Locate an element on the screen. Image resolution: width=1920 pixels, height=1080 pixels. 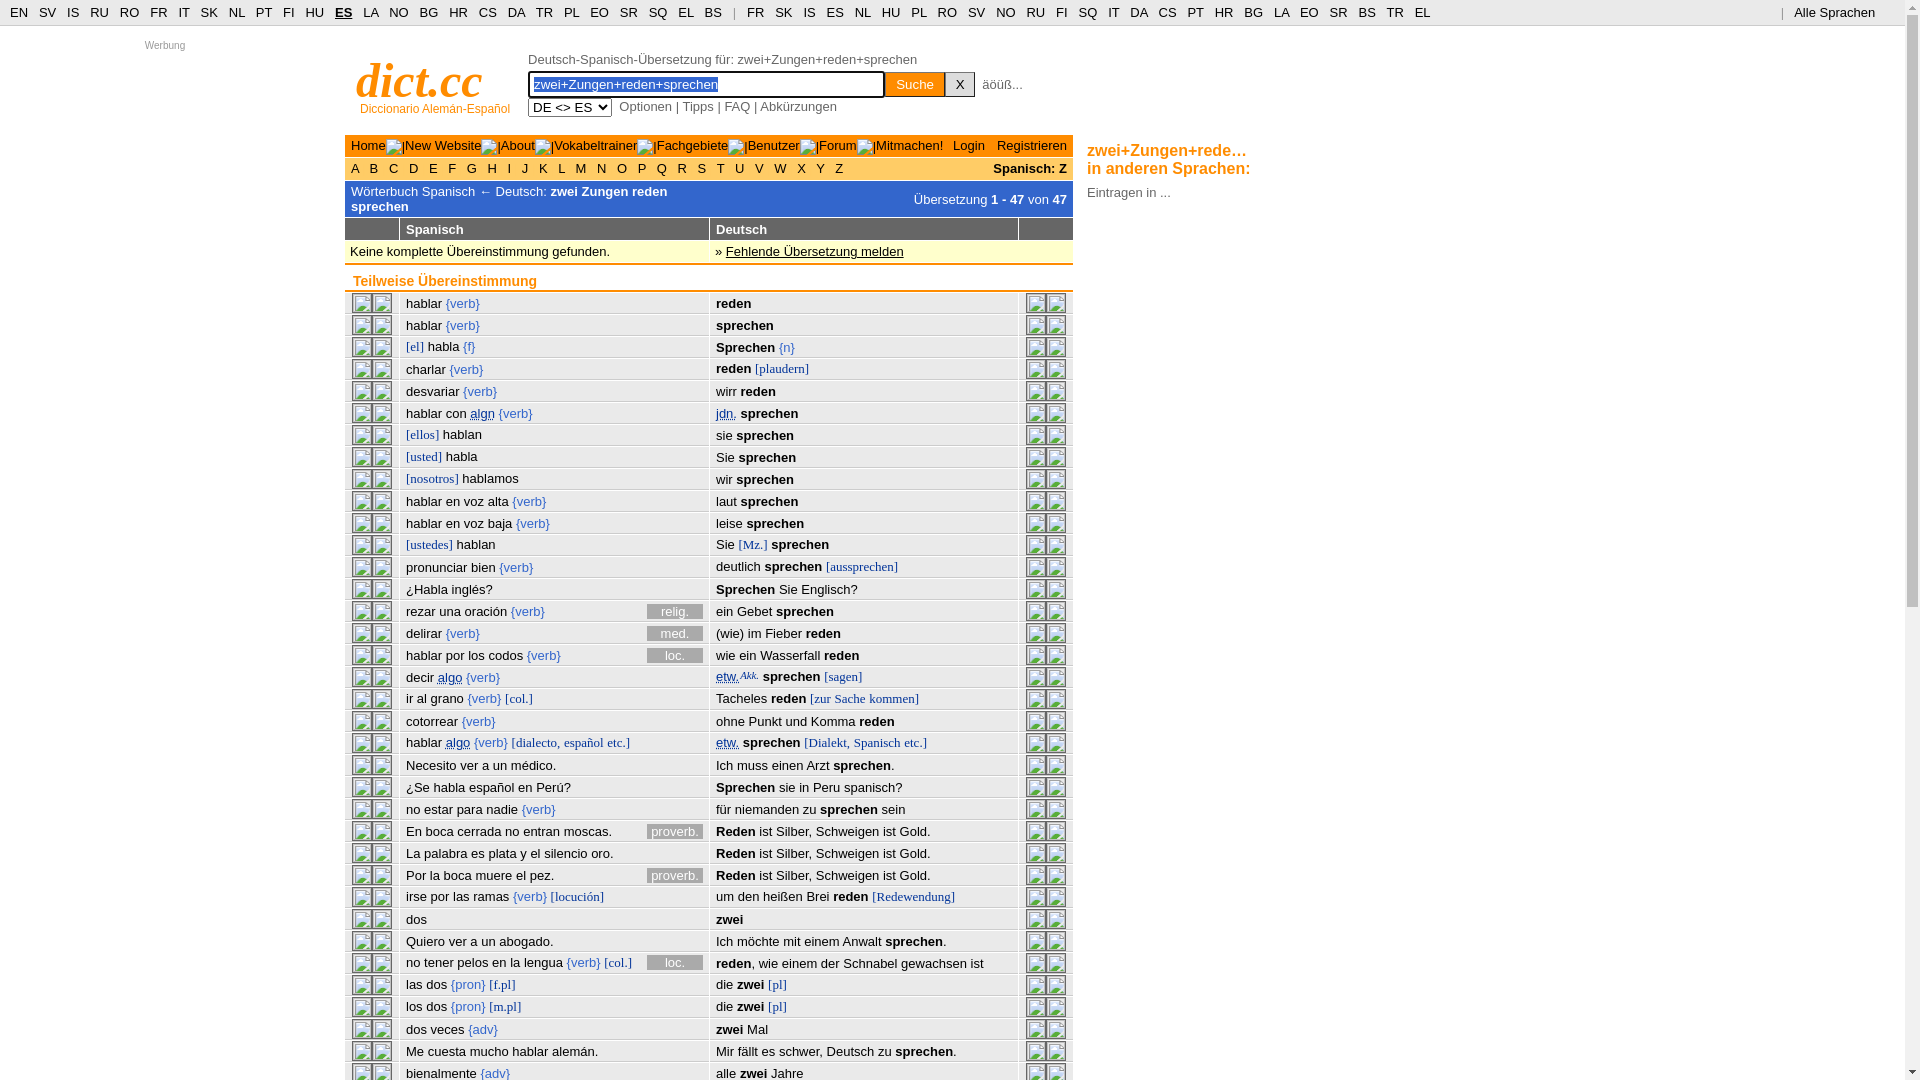
'niemanden' is located at coordinates (733, 808).